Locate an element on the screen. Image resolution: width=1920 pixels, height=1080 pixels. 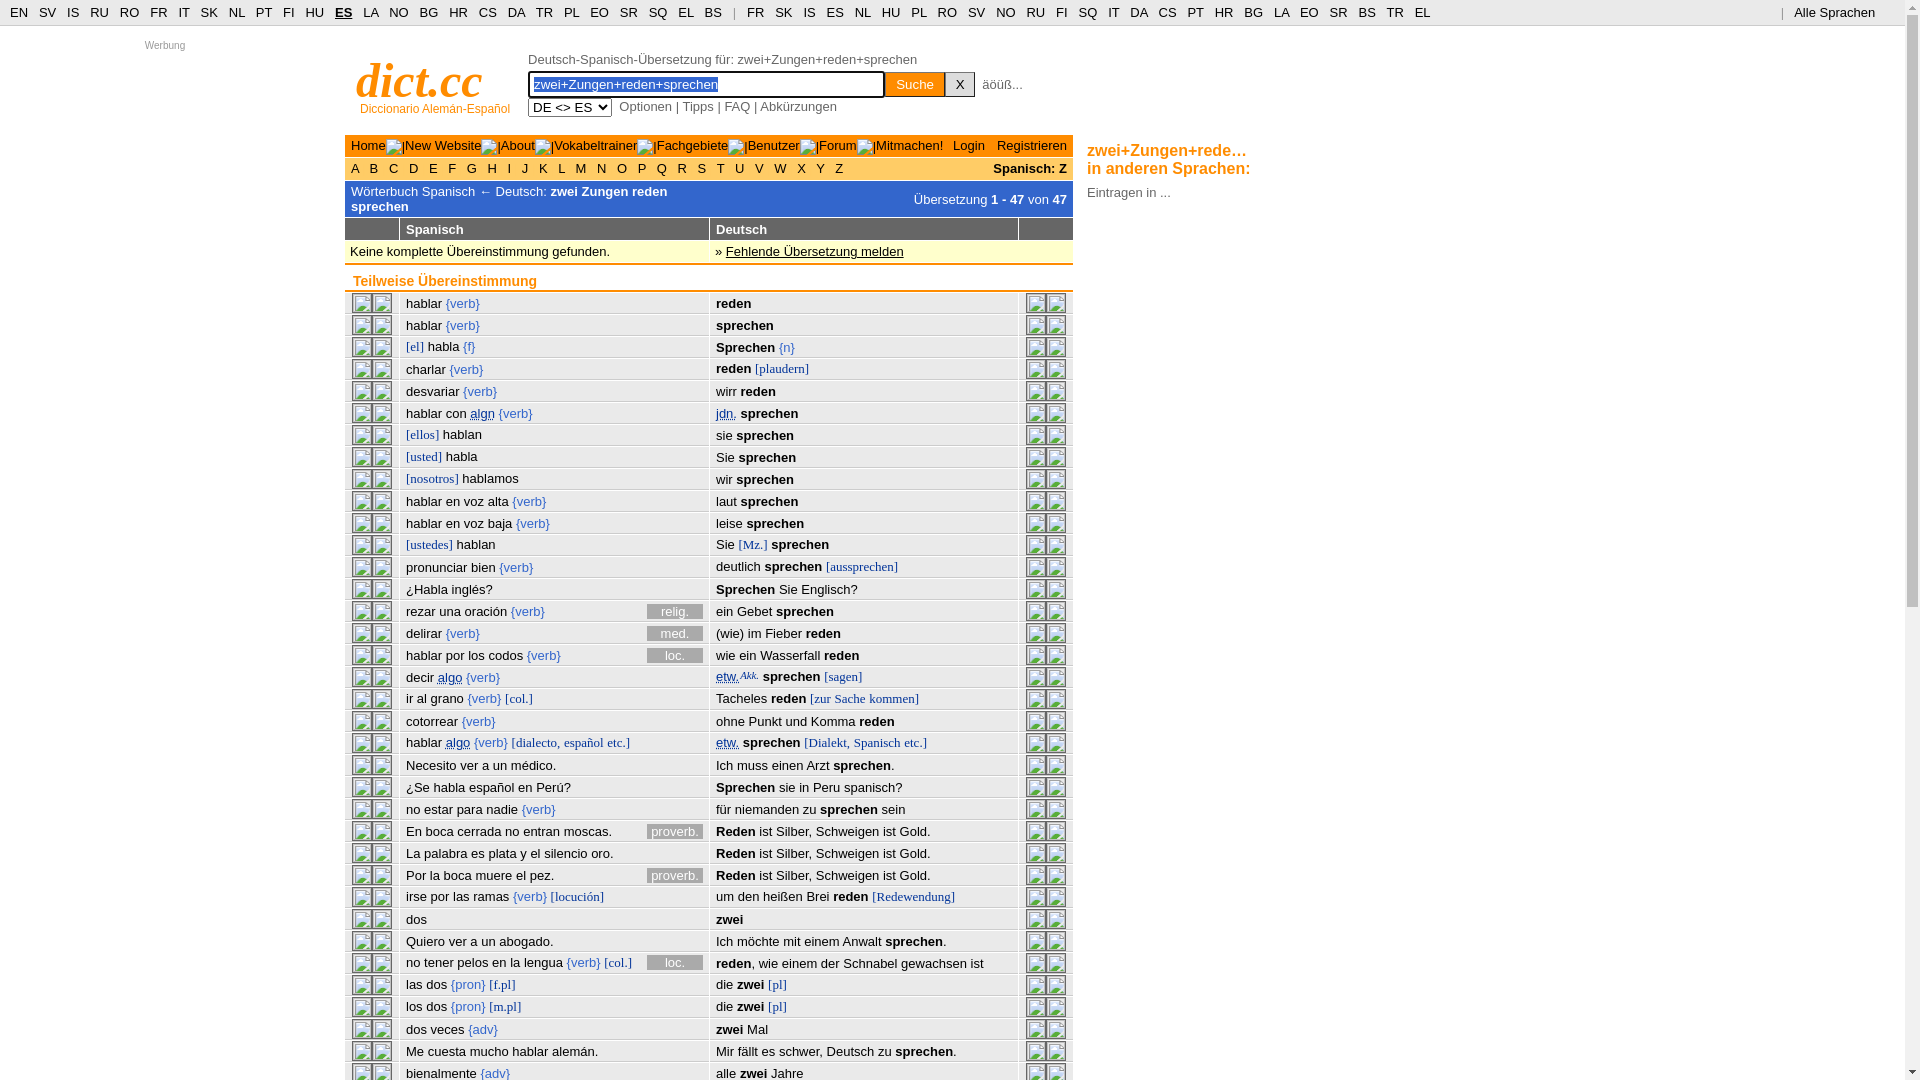
'niemanden' is located at coordinates (733, 808).